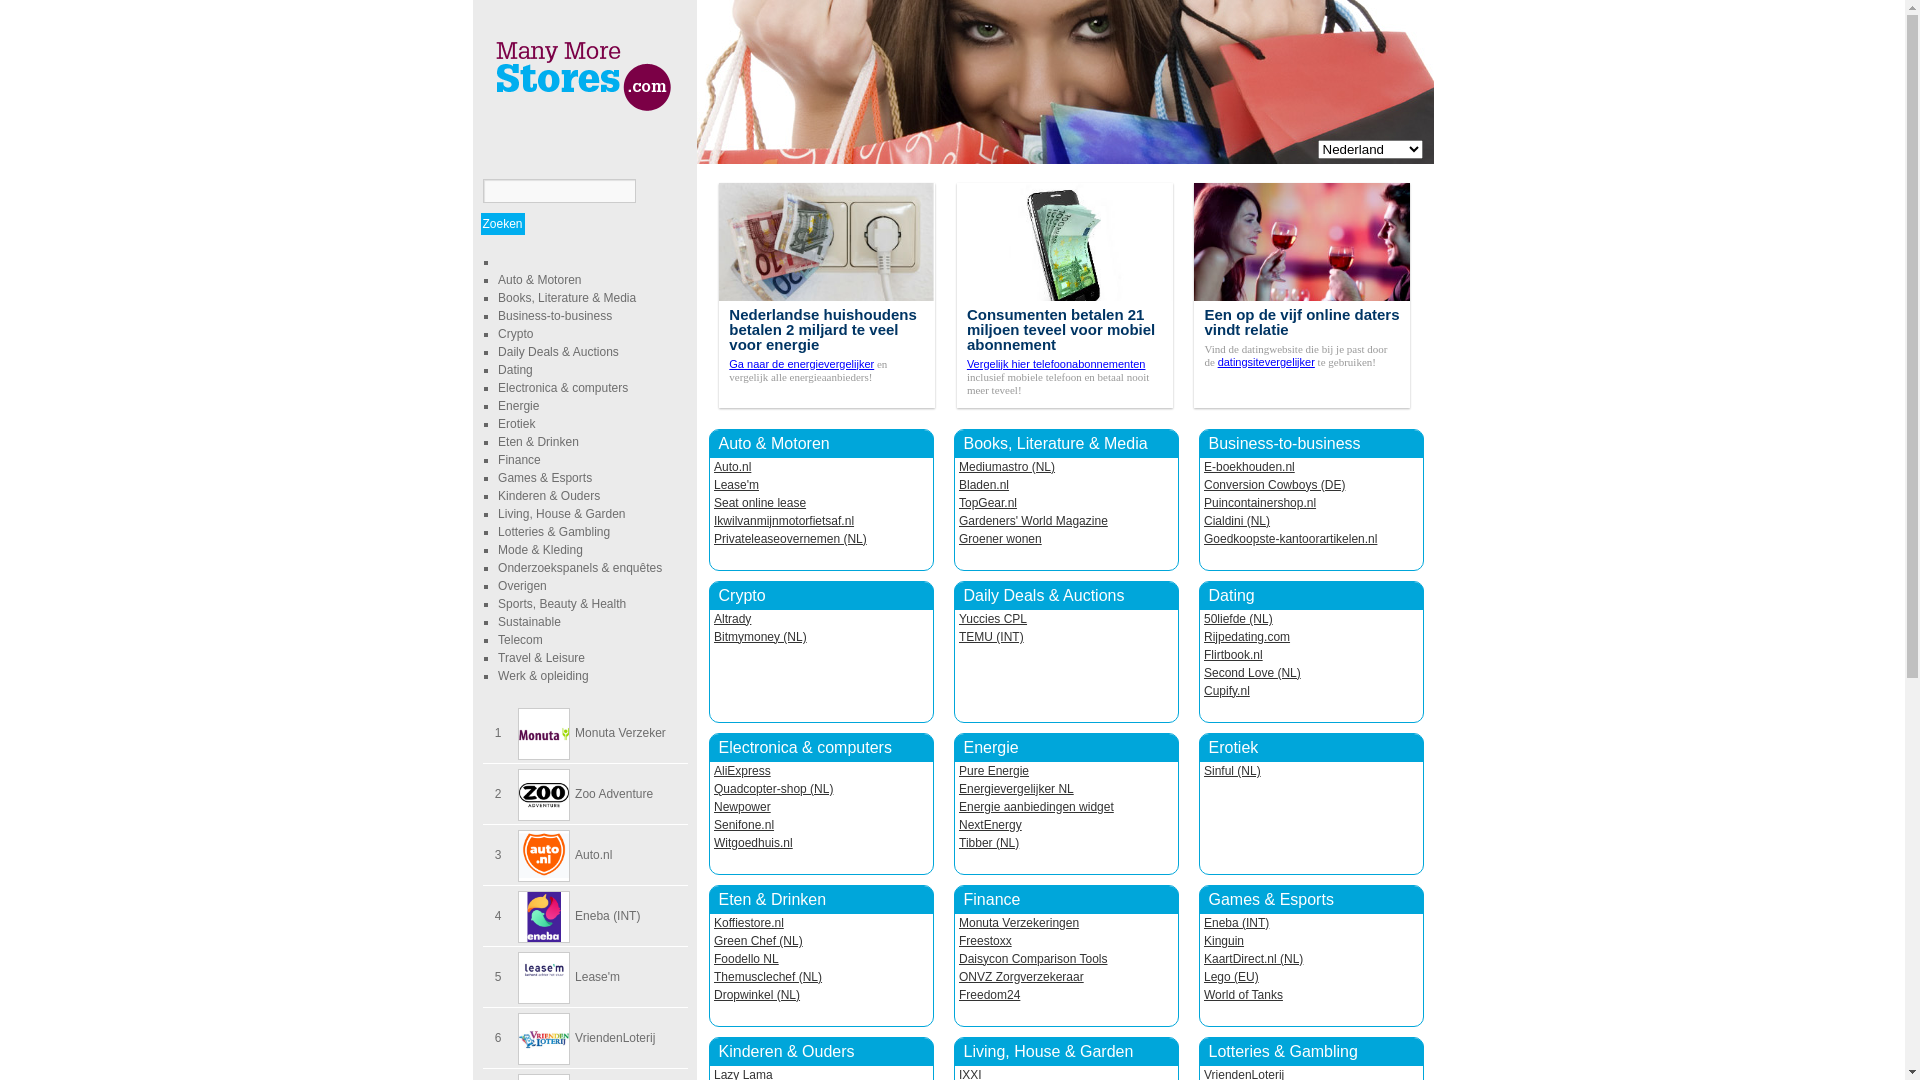  Describe the element at coordinates (990, 825) in the screenshot. I see `'NextEnergy'` at that location.